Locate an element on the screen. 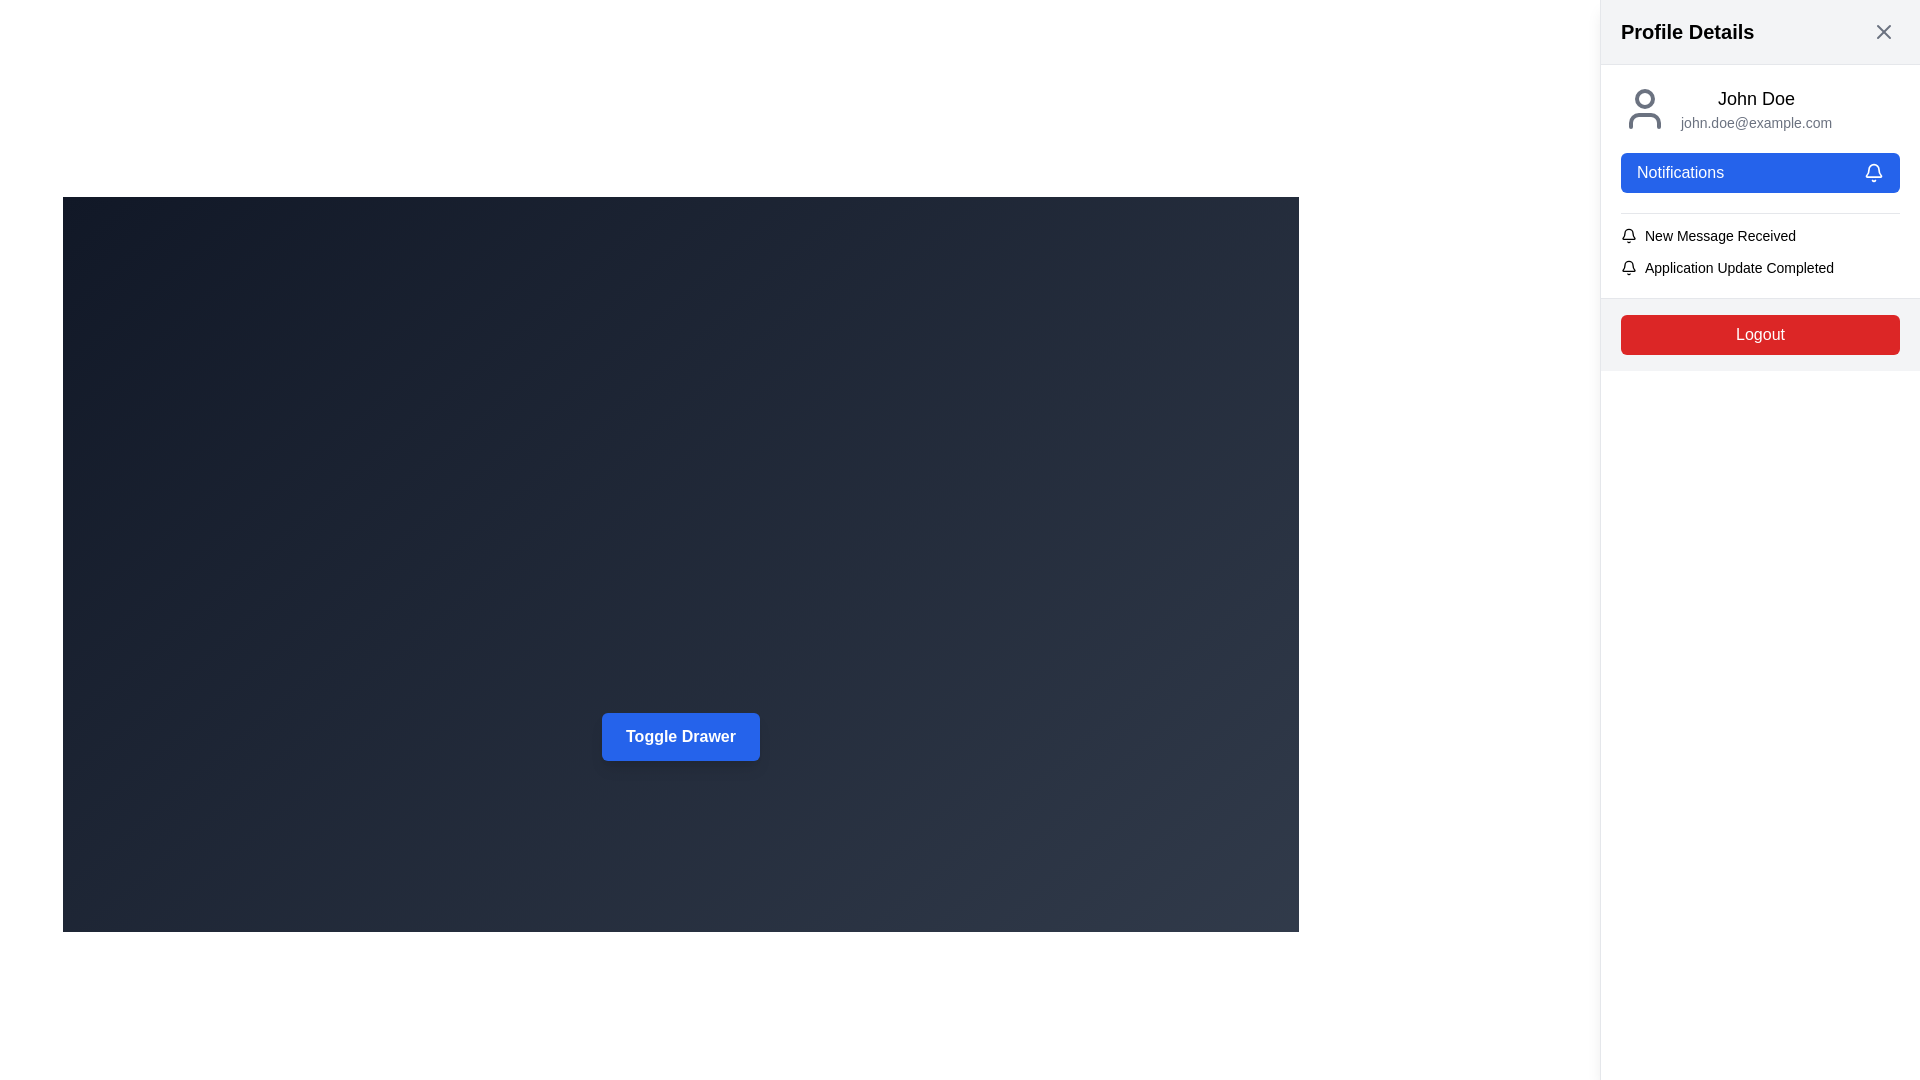 Image resolution: width=1920 pixels, height=1080 pixels. the prominent blue 'Toggle Drawer' button with white text is located at coordinates (681, 736).